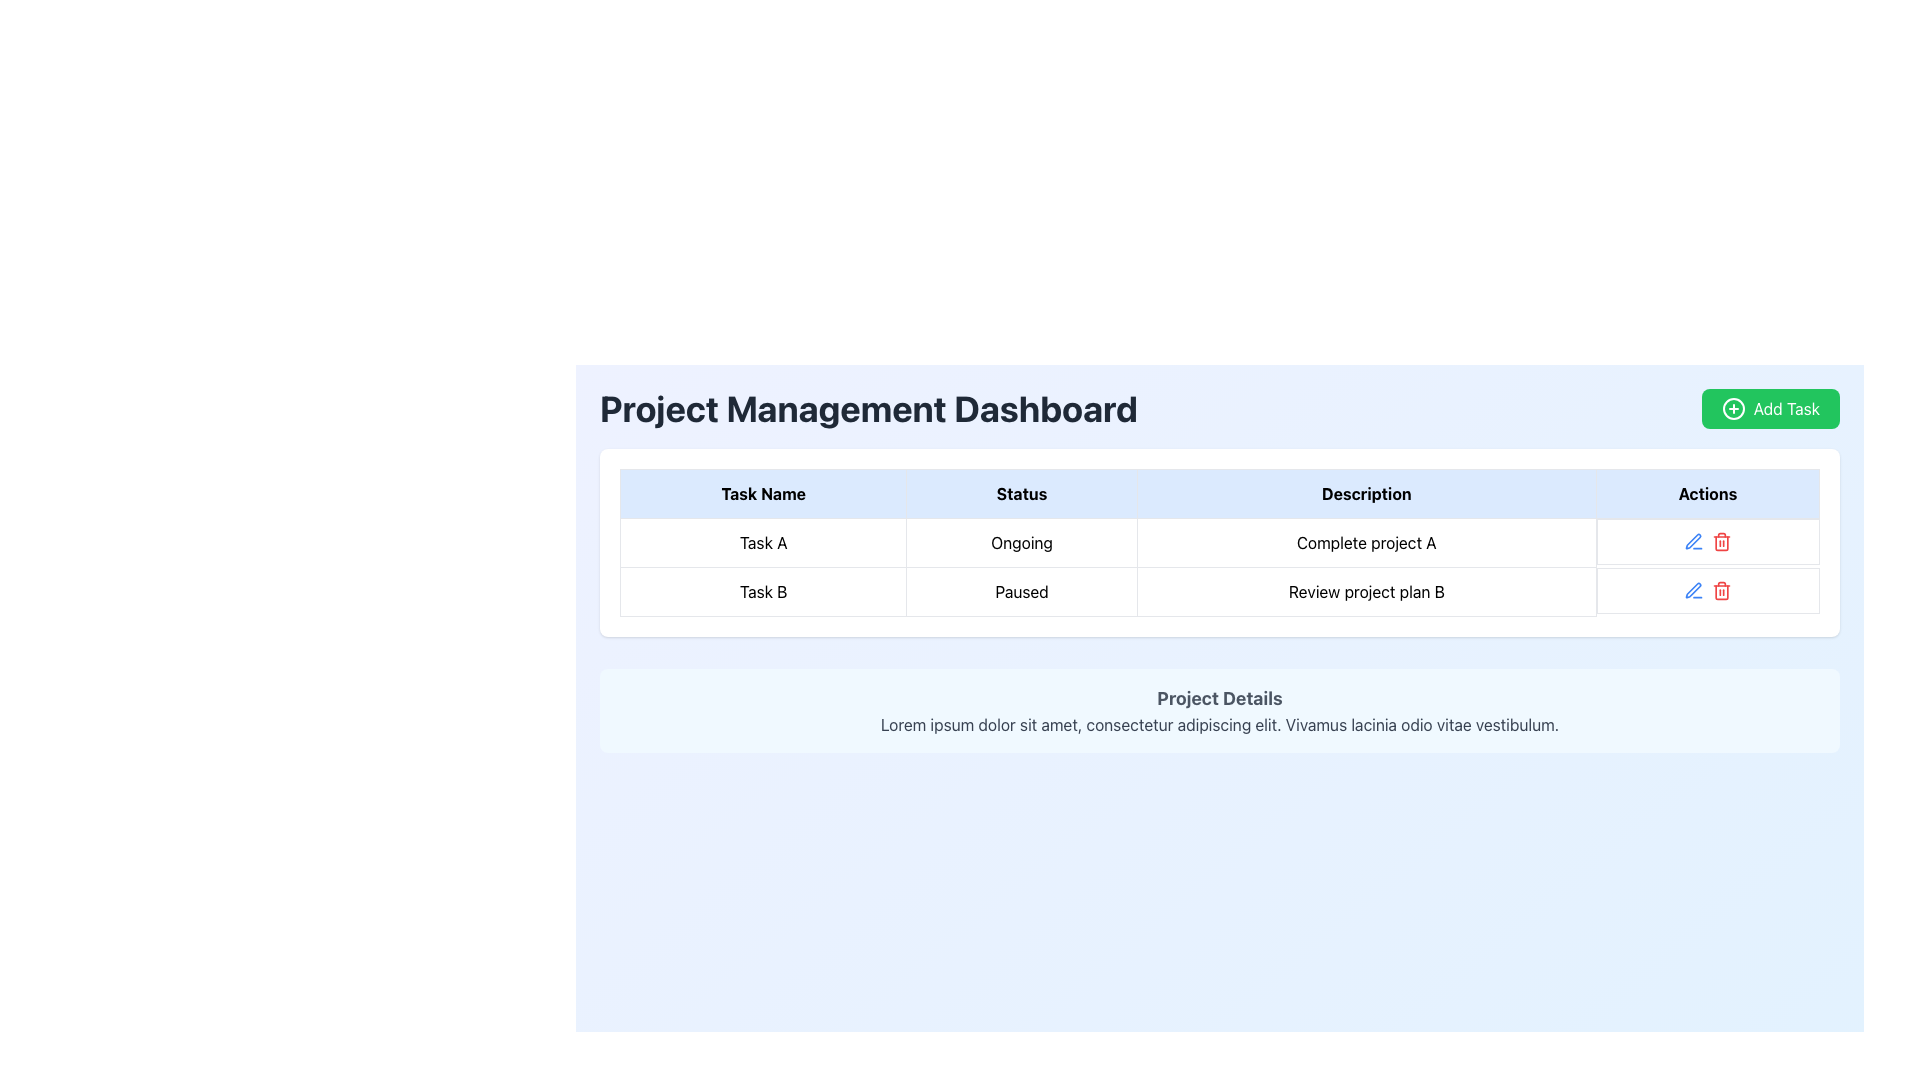 This screenshot has height=1080, width=1920. I want to click on the 'Add Task' button, which is represented by a green rectangular border and contains a circular shape with a plus symbol inside, so click(1732, 407).